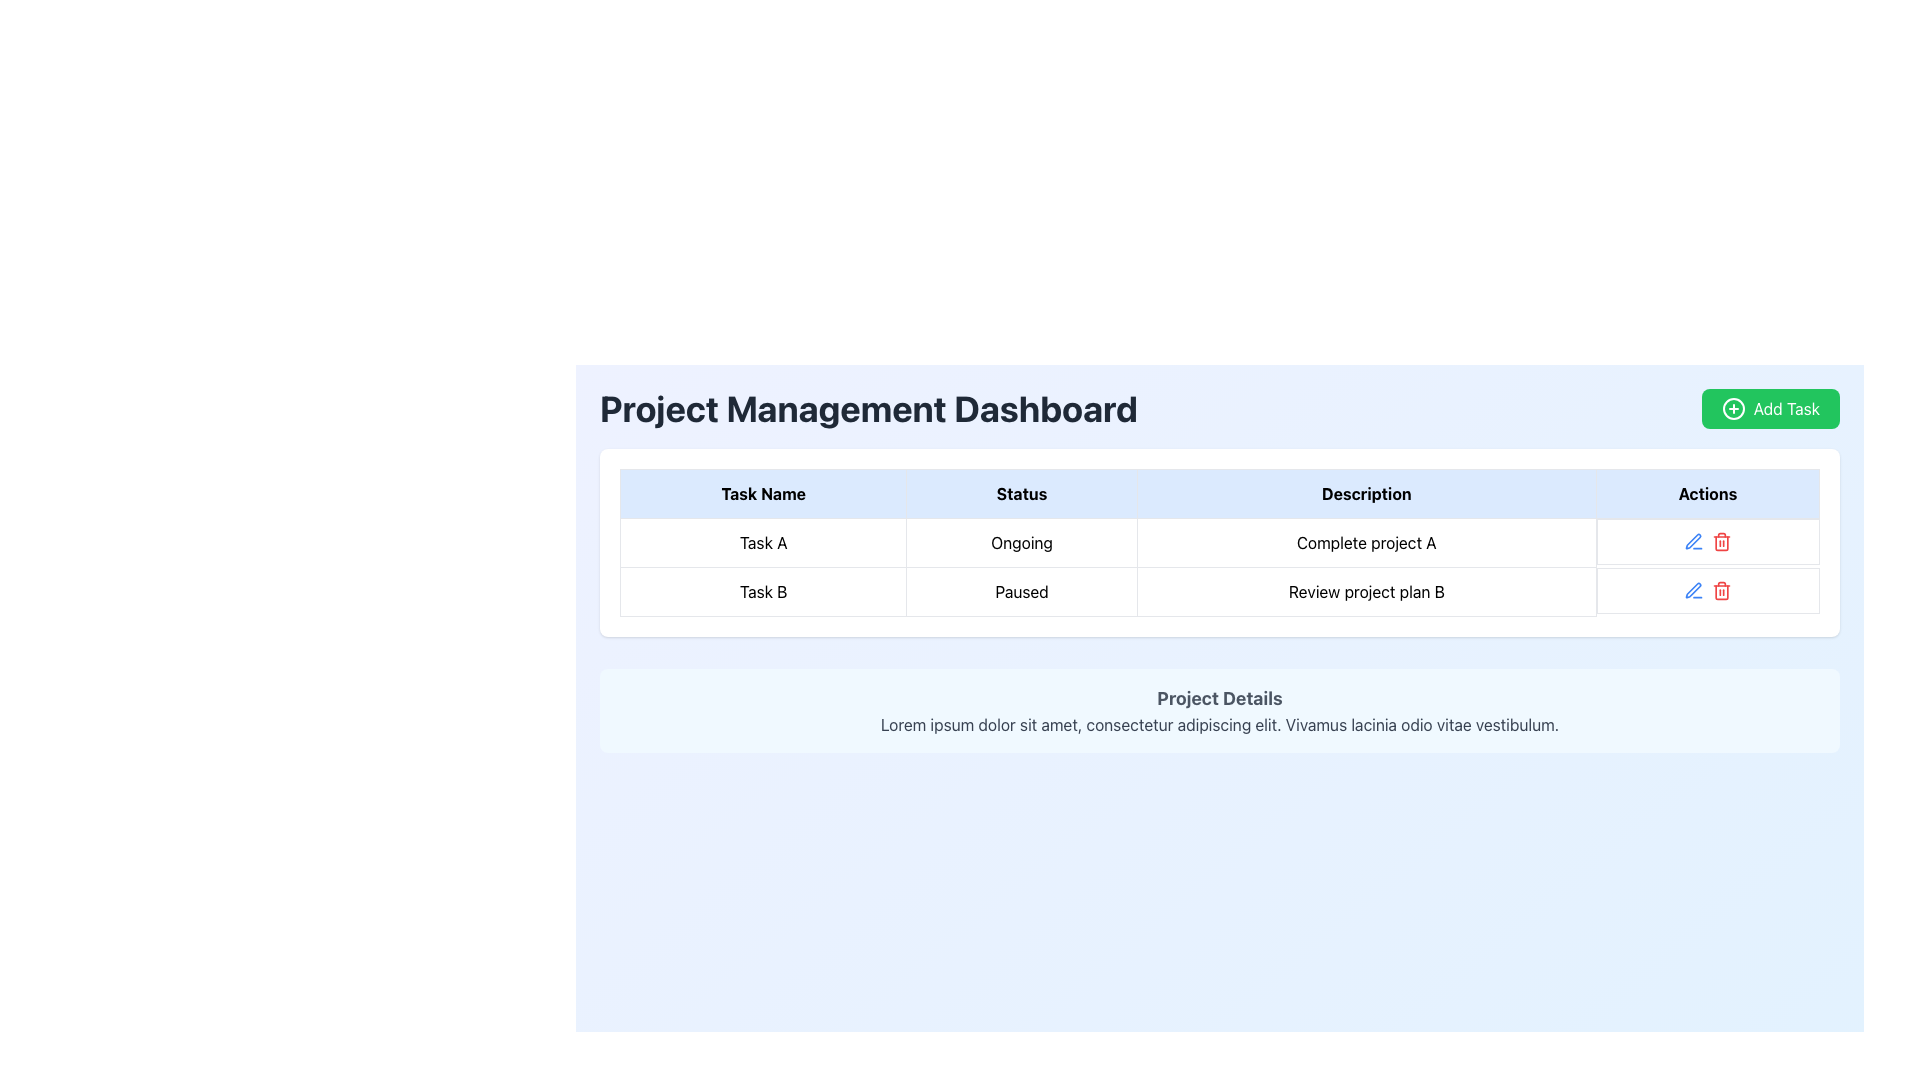 This screenshot has height=1080, width=1920. I want to click on the 'Add Task' button, which is represented by a green rectangular border and contains a circular shape with a plus symbol inside, so click(1732, 407).